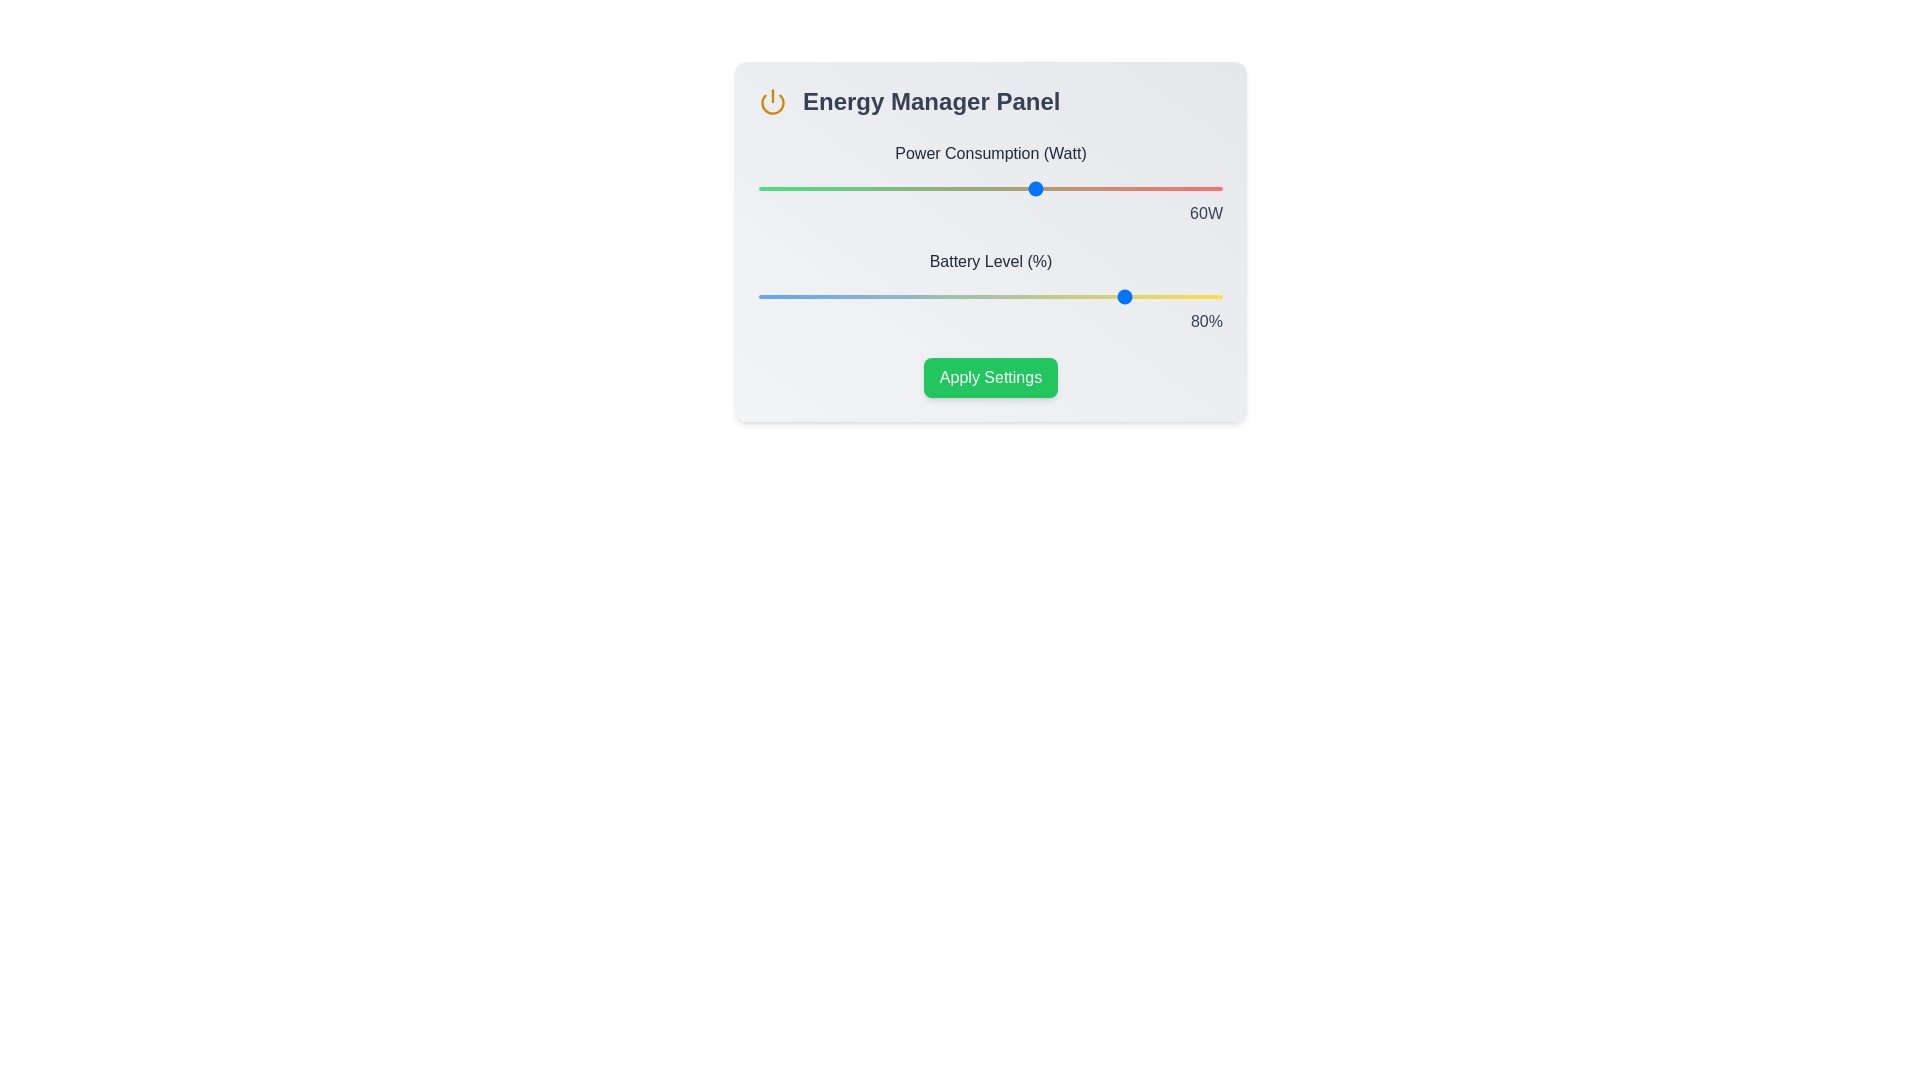 Image resolution: width=1920 pixels, height=1080 pixels. I want to click on the power consumption slider to 0 percent, so click(757, 189).